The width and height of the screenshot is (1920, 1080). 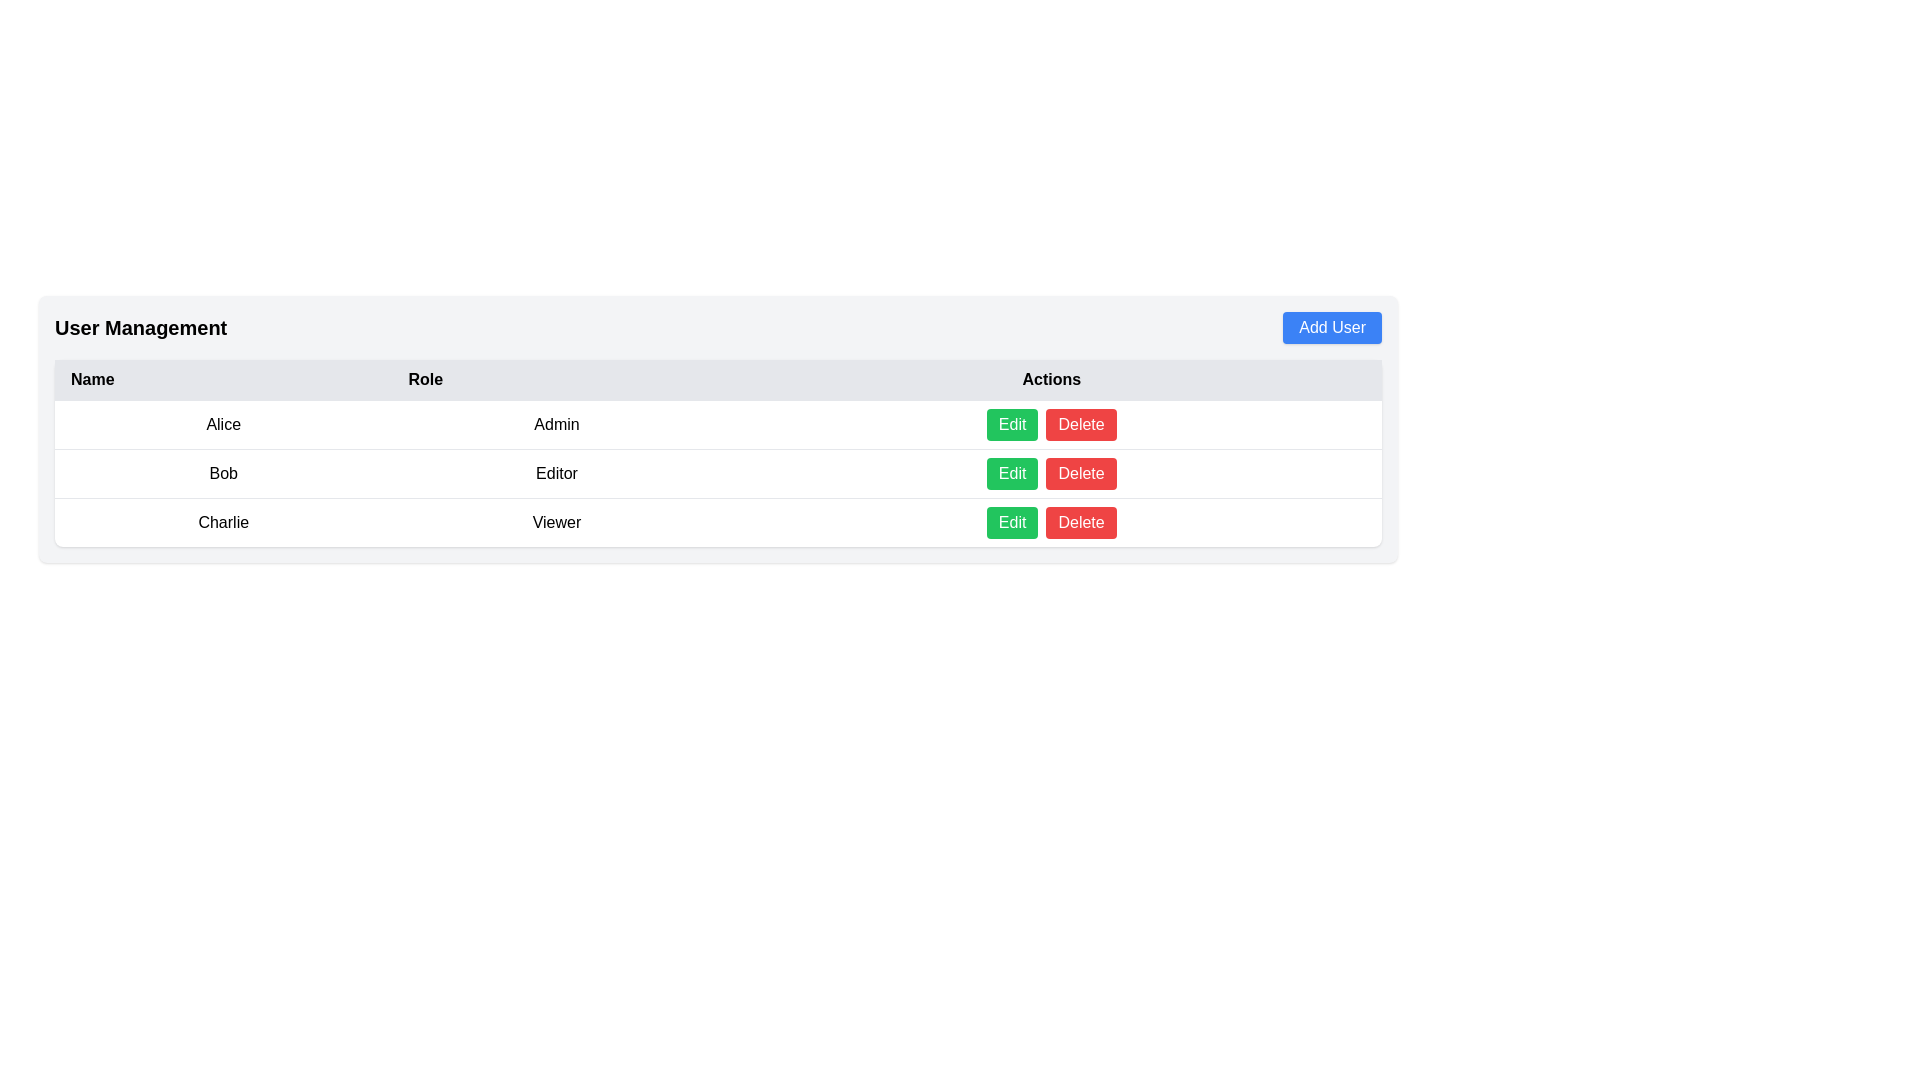 What do you see at coordinates (140, 326) in the screenshot?
I see `the static text label 'User Management', which is a bold heading located at the top-left corner of the interface, serving as the title for the user management section` at bounding box center [140, 326].